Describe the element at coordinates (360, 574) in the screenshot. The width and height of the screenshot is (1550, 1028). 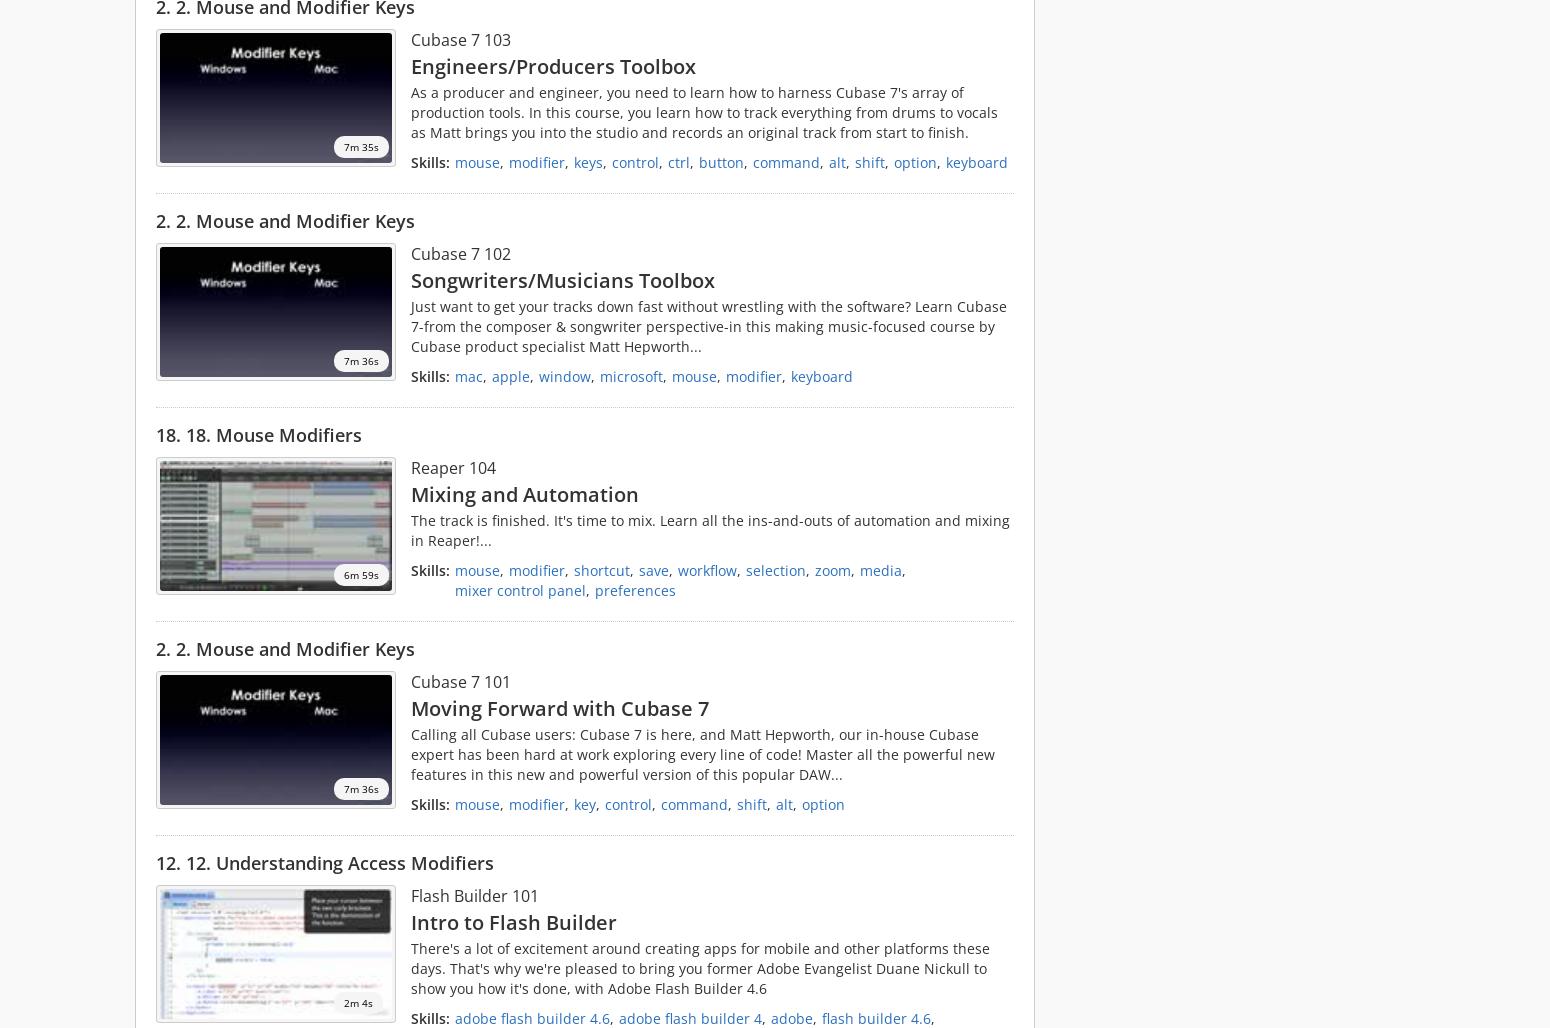
I see `'6m 59s'` at that location.